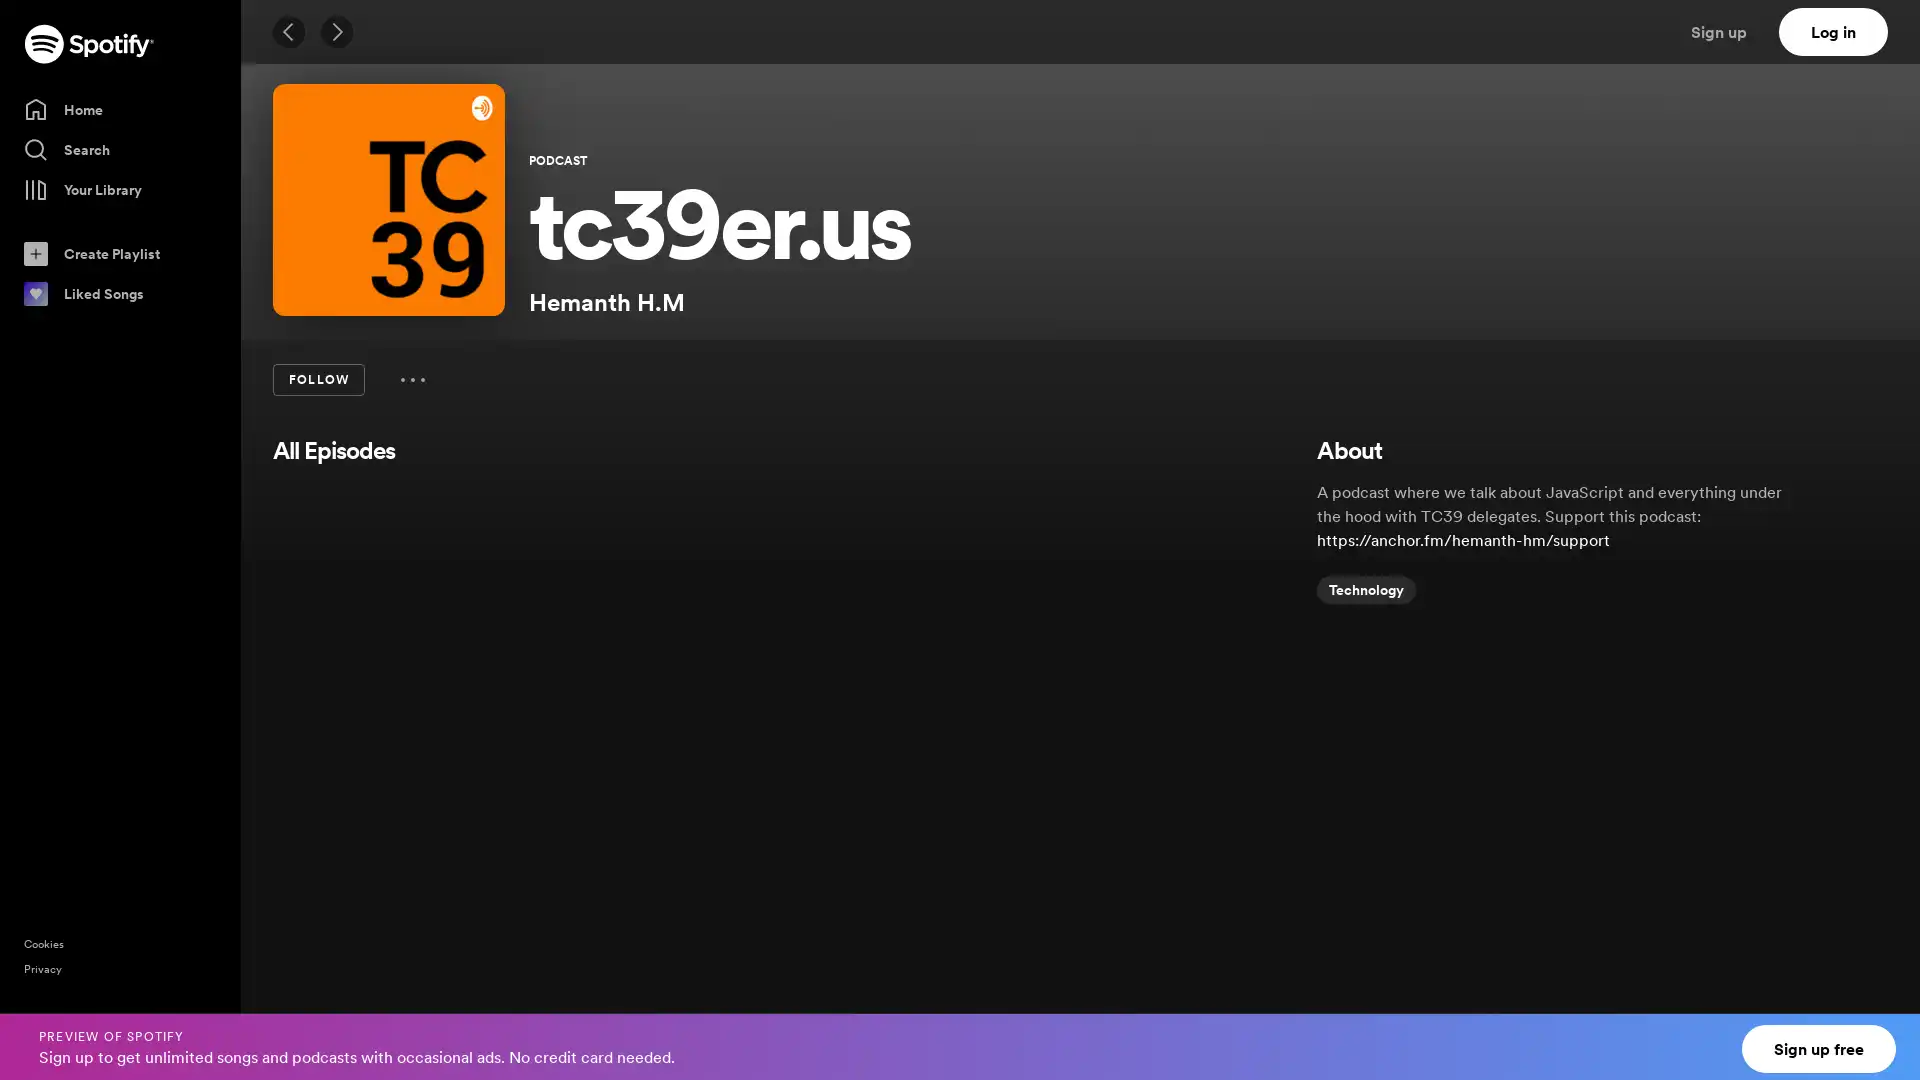  Describe the element at coordinates (317, 380) in the screenshot. I see `FOLLOW` at that location.